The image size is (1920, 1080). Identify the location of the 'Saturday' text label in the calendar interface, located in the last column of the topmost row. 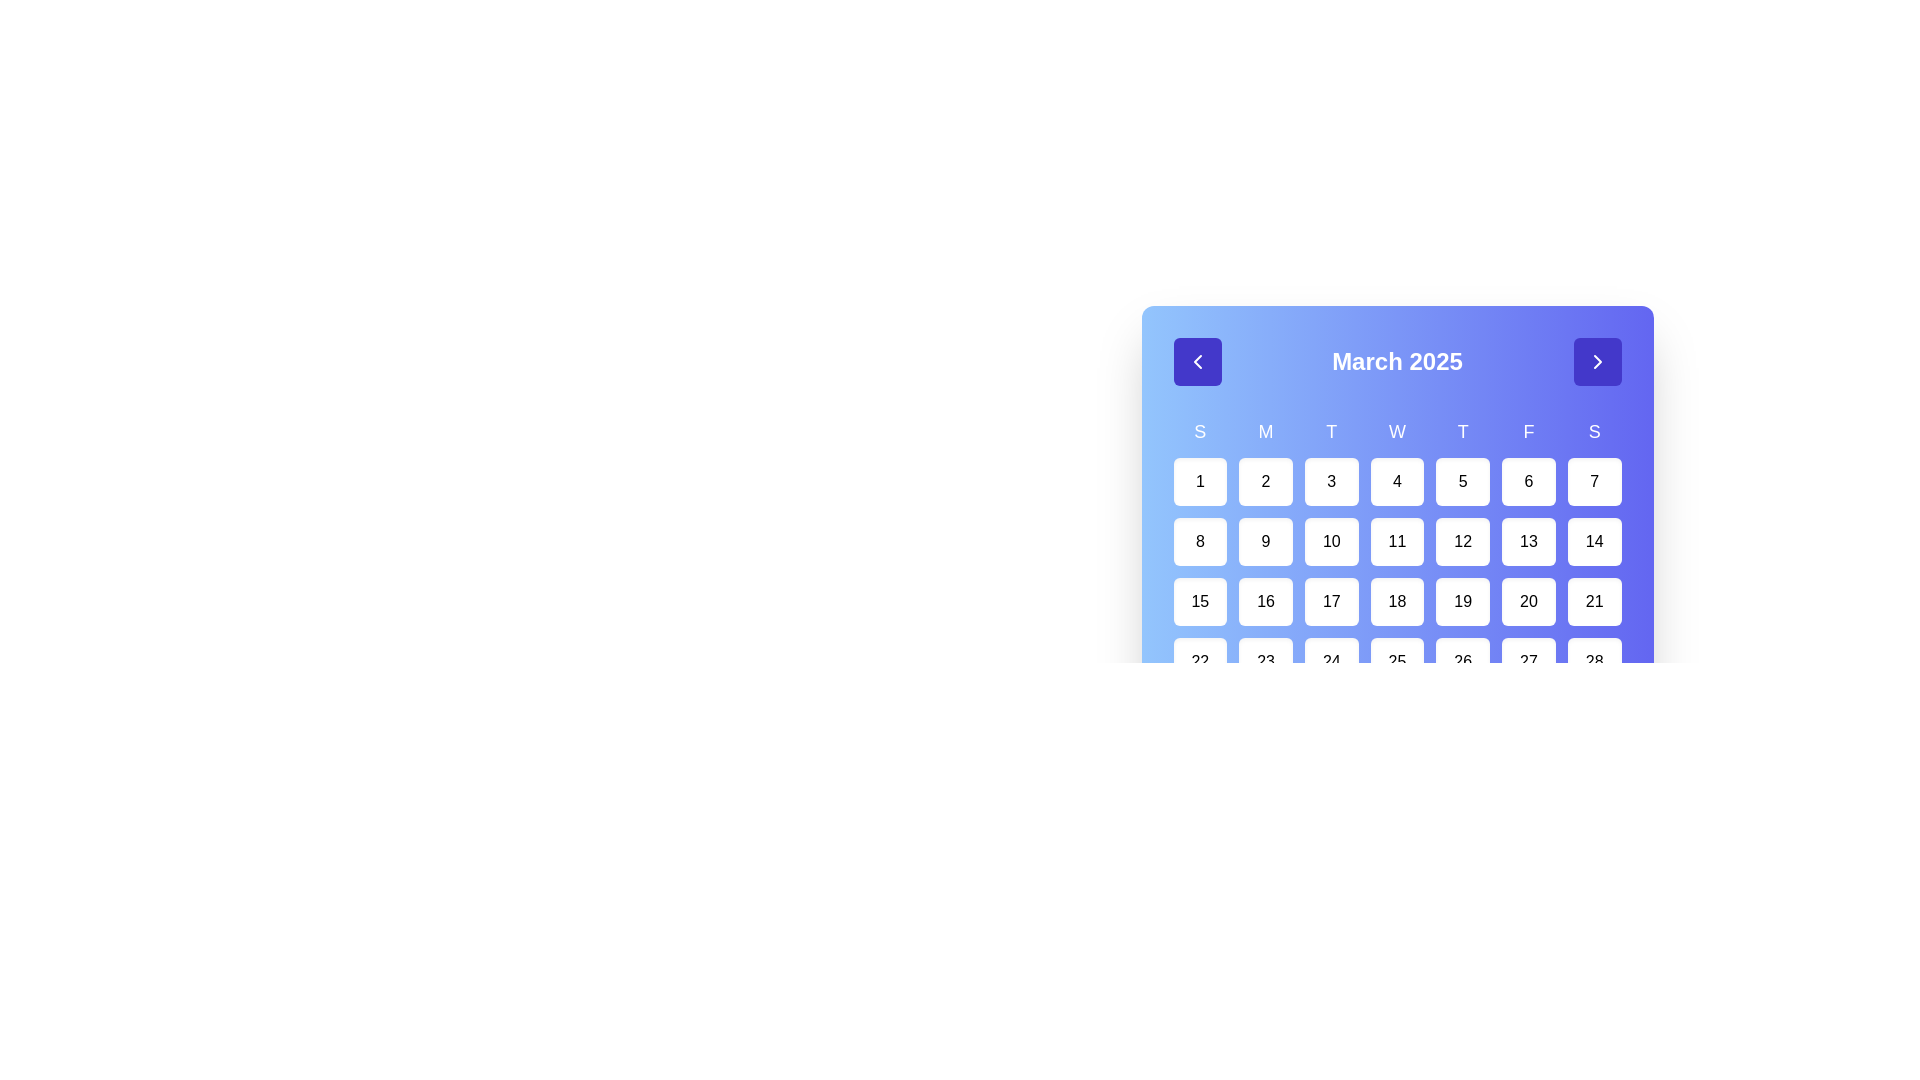
(1593, 431).